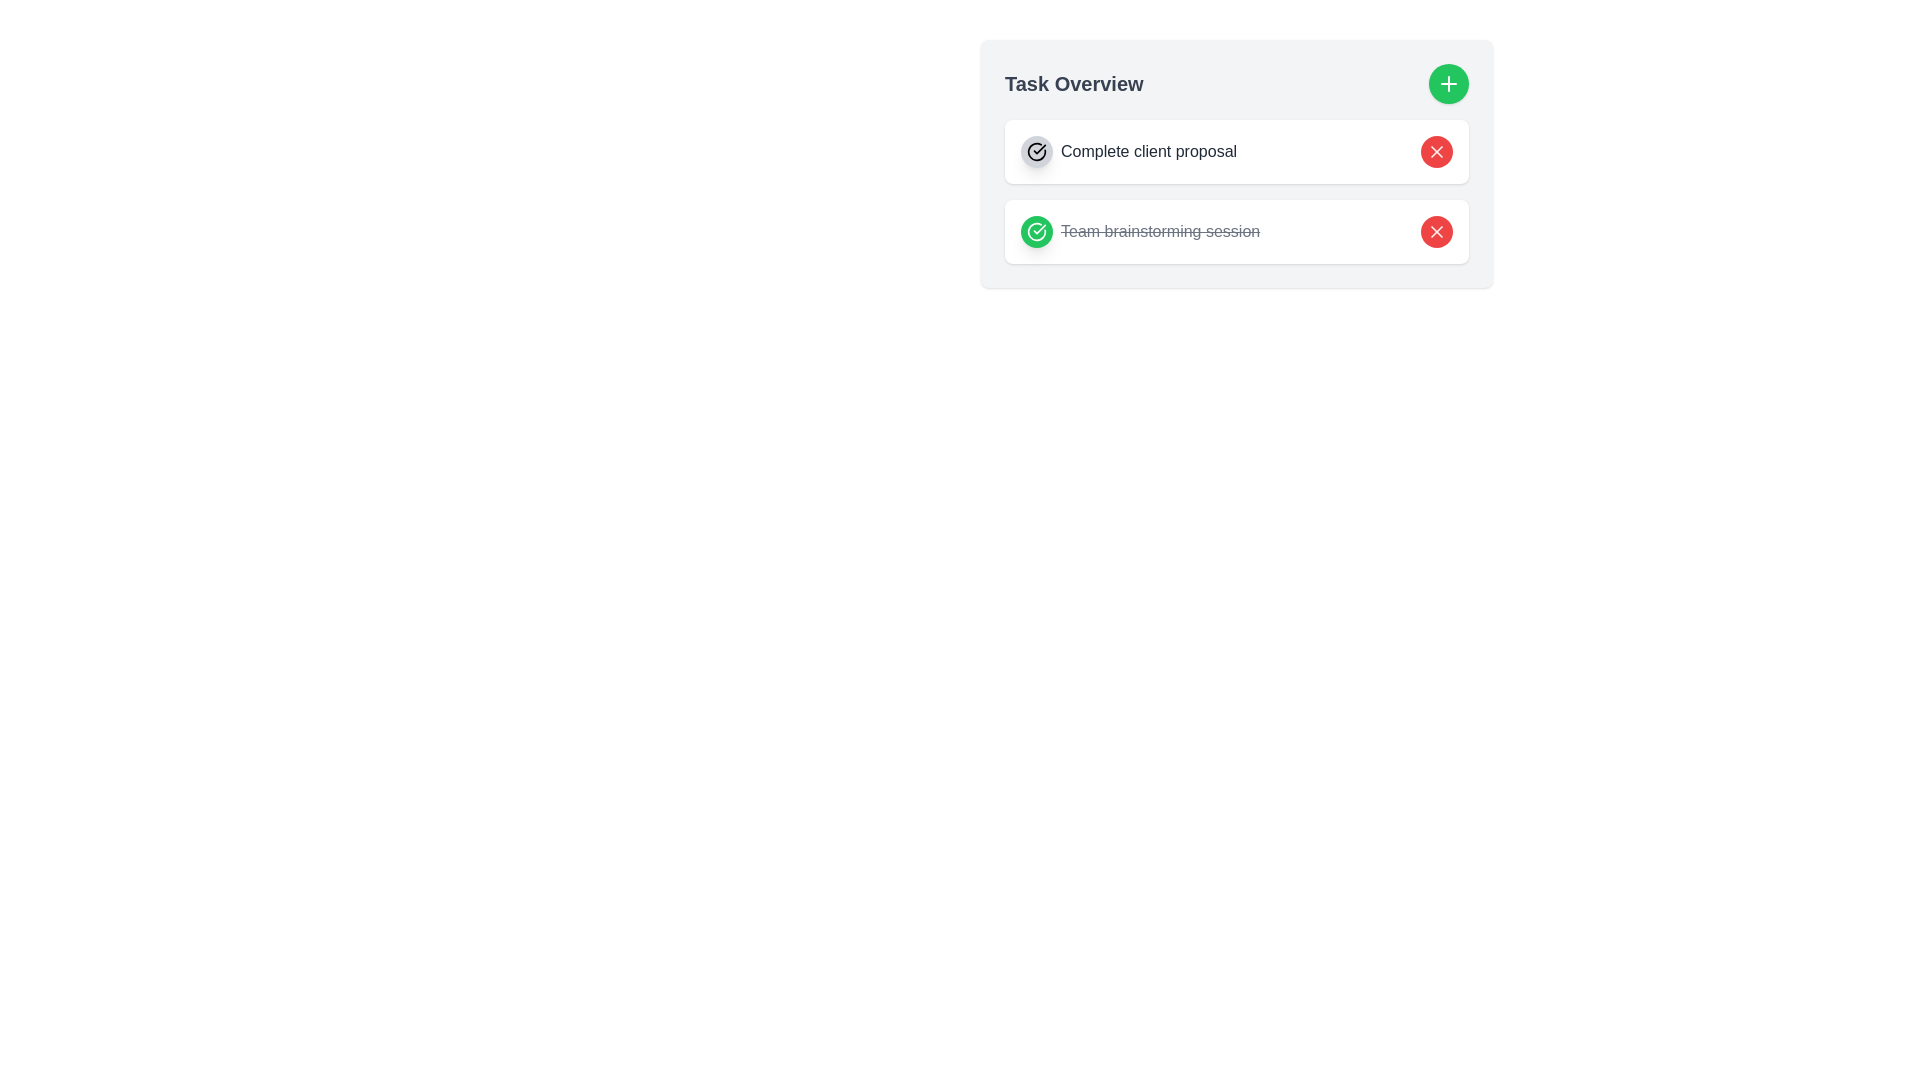 The width and height of the screenshot is (1920, 1080). What do you see at coordinates (1435, 230) in the screenshot?
I see `the circular red button with a white 'X' icon located at the far right of the 'Team brainstorming session' list item` at bounding box center [1435, 230].